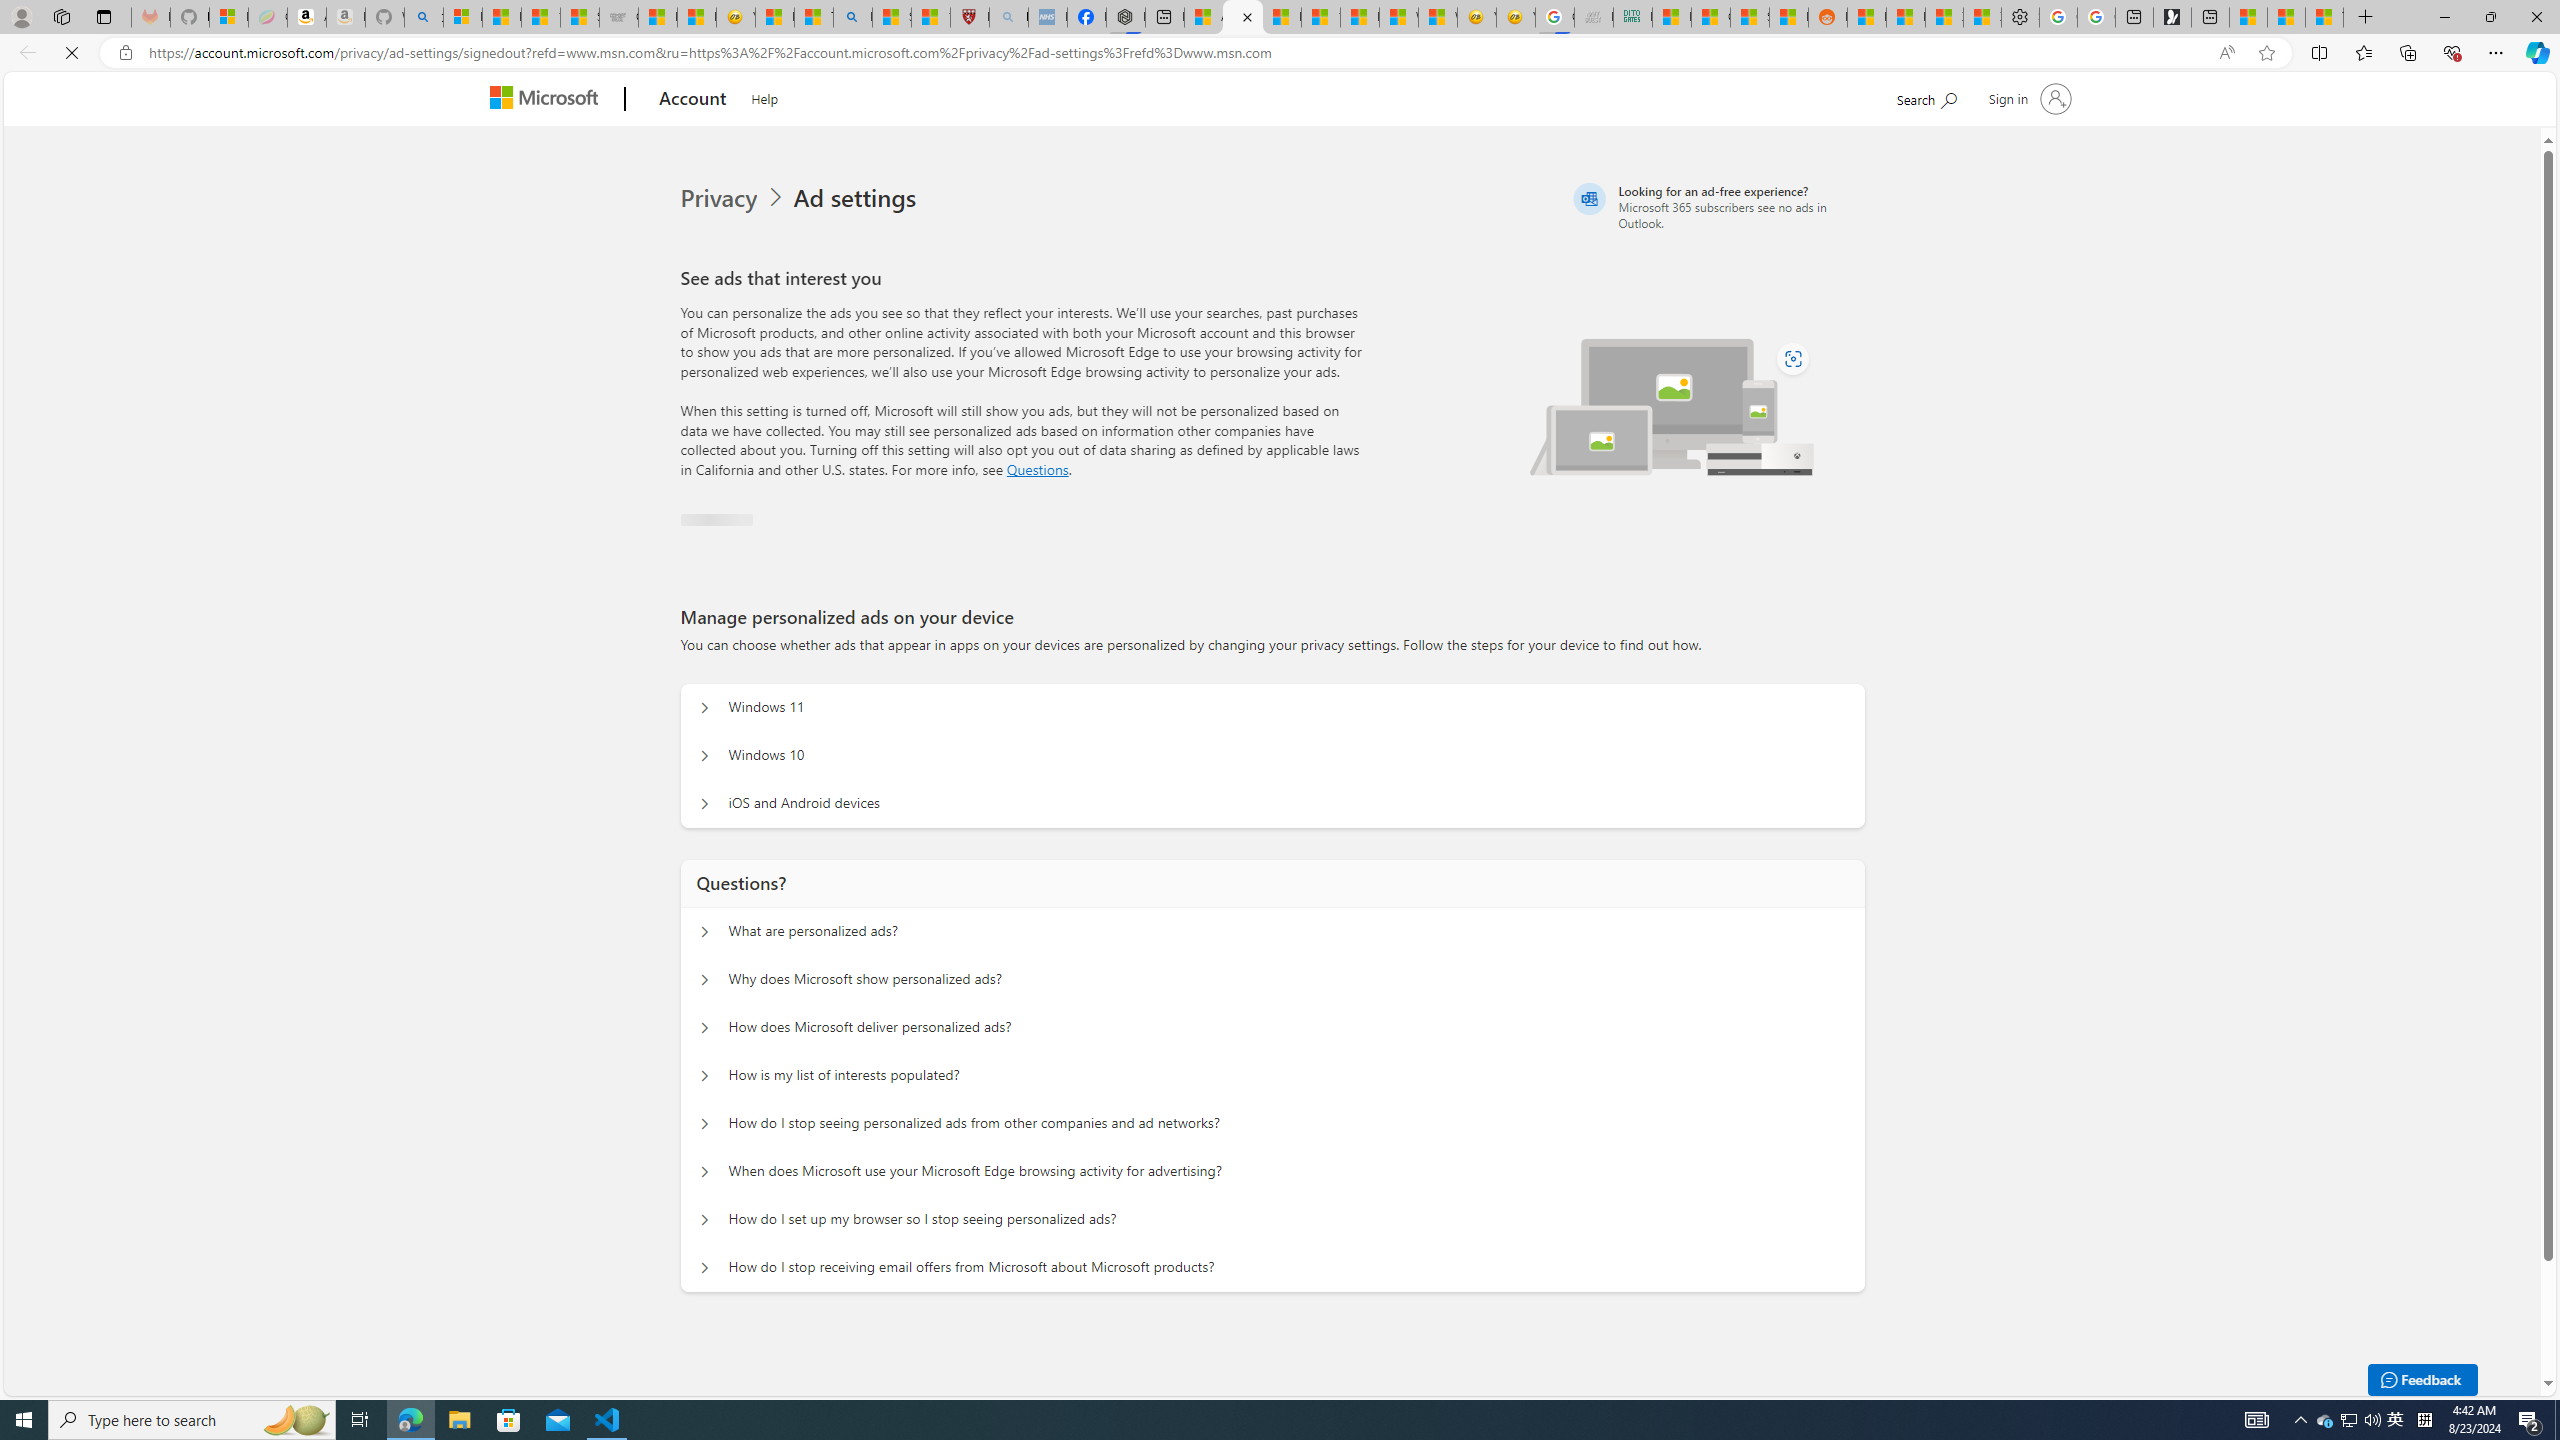 The height and width of the screenshot is (1440, 2560). I want to click on 'Microsoft', so click(549, 99).